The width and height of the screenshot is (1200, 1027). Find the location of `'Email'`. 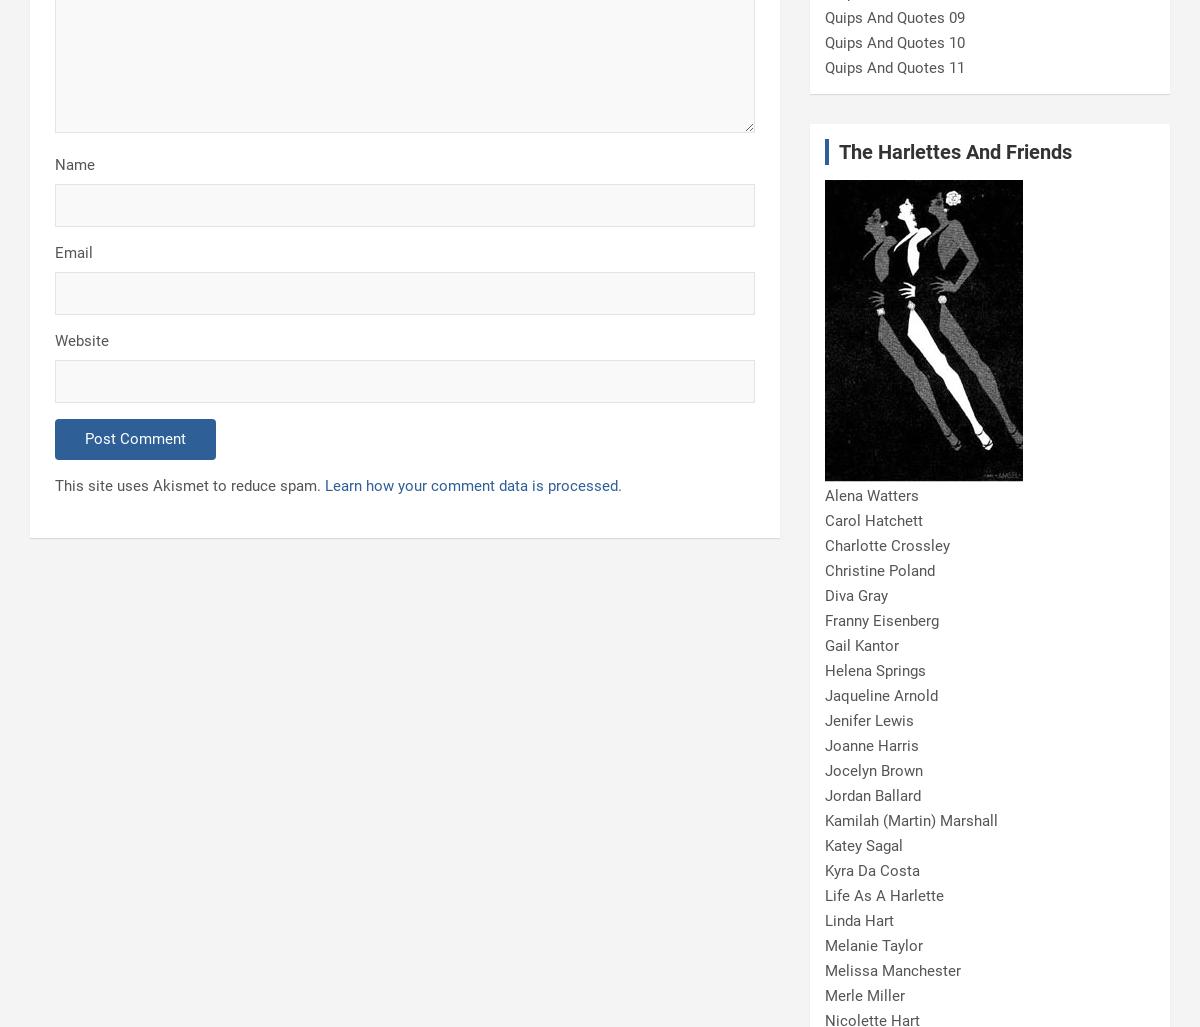

'Email' is located at coordinates (74, 252).